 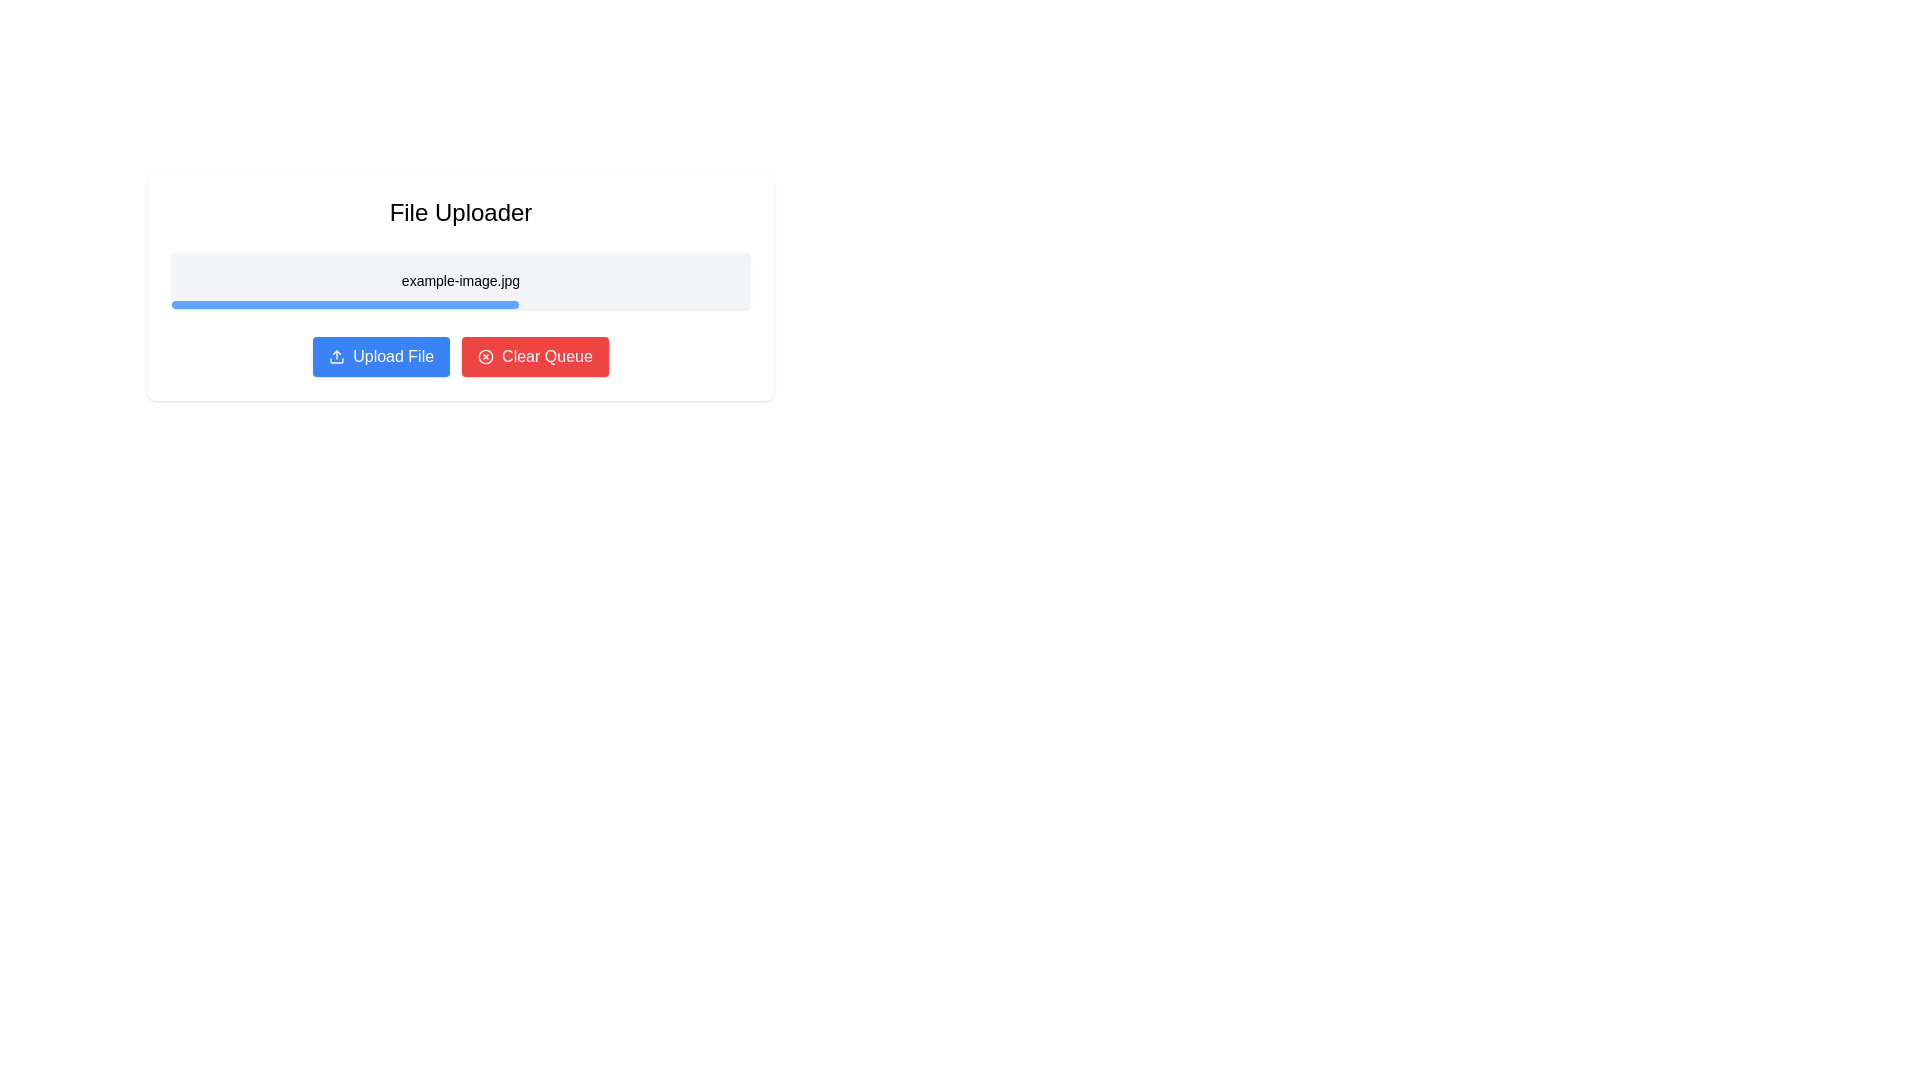 What do you see at coordinates (380, 356) in the screenshot?
I see `the first button on the left side of the interface to initiate a file upload` at bounding box center [380, 356].